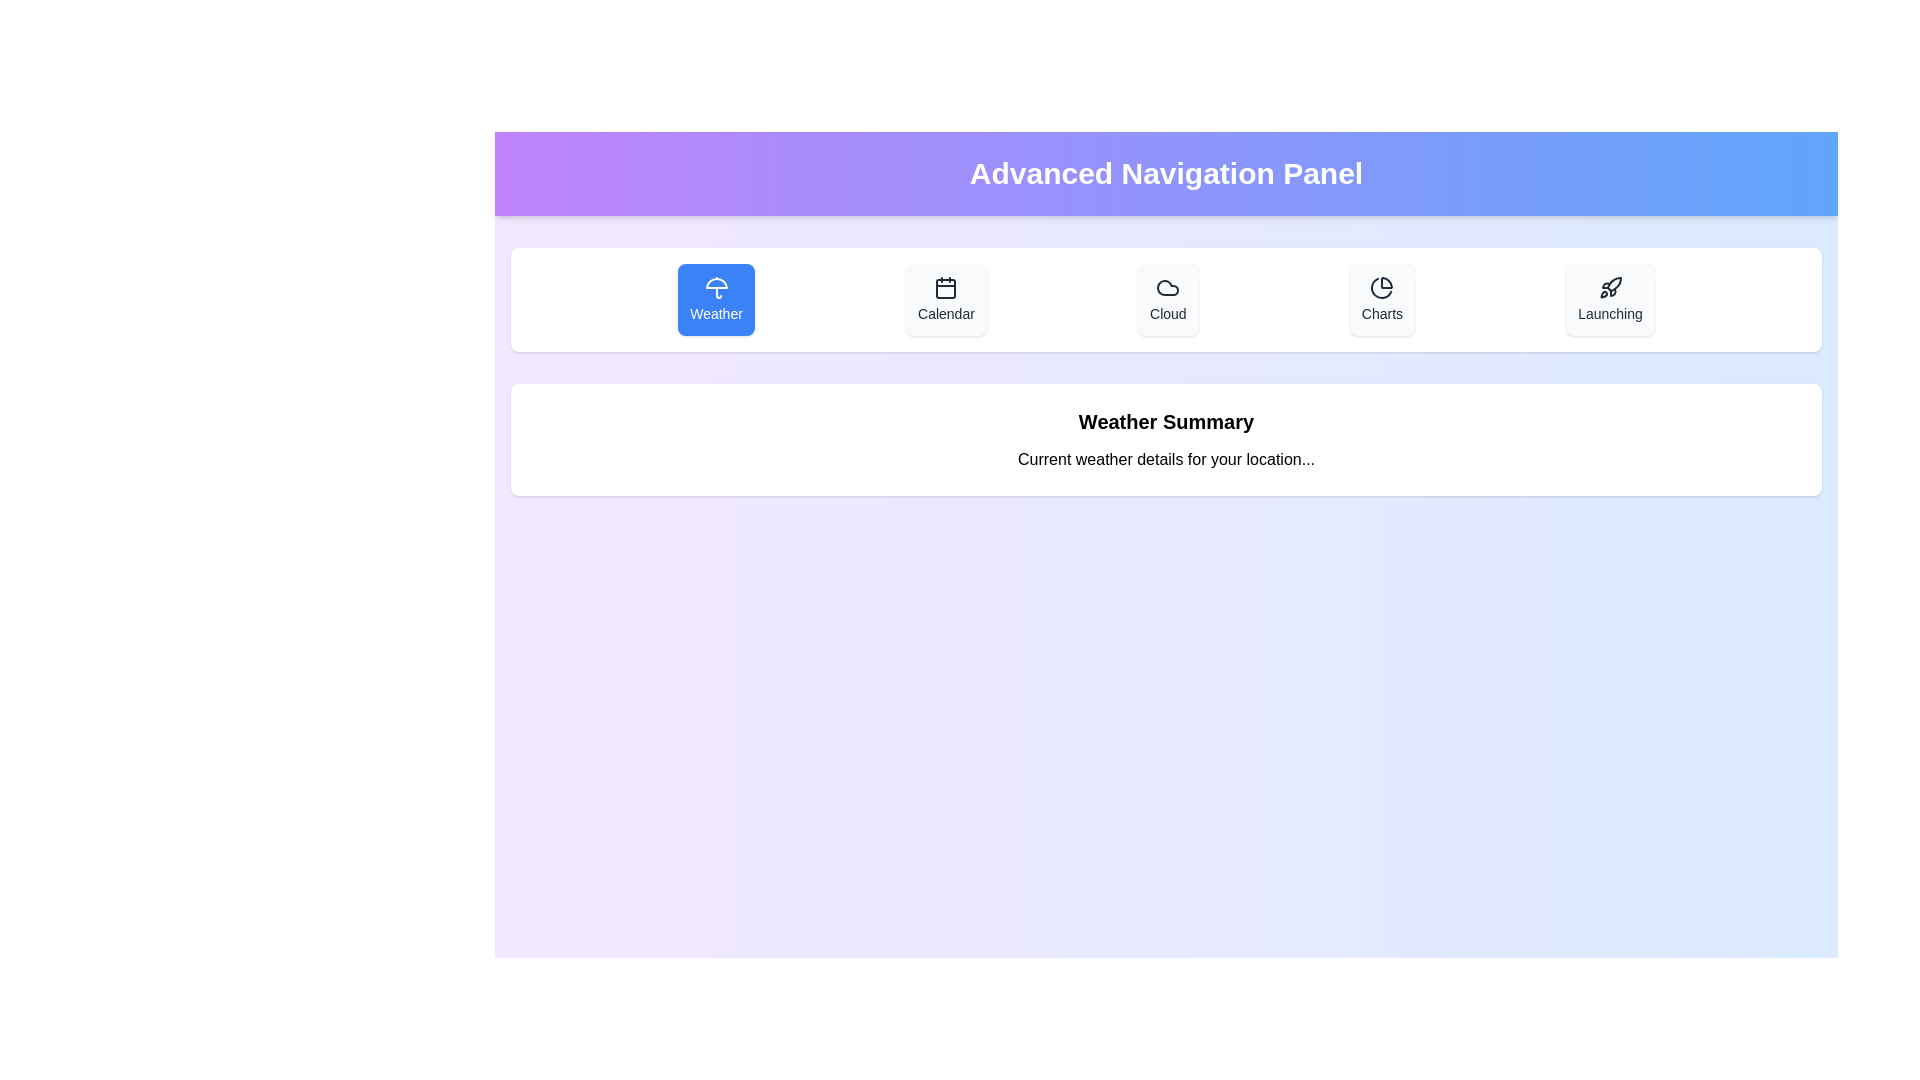 The width and height of the screenshot is (1920, 1080). I want to click on the pie chart segment icon located in the 'Charts' button, which is the third button in the navigation bar, so click(1386, 283).